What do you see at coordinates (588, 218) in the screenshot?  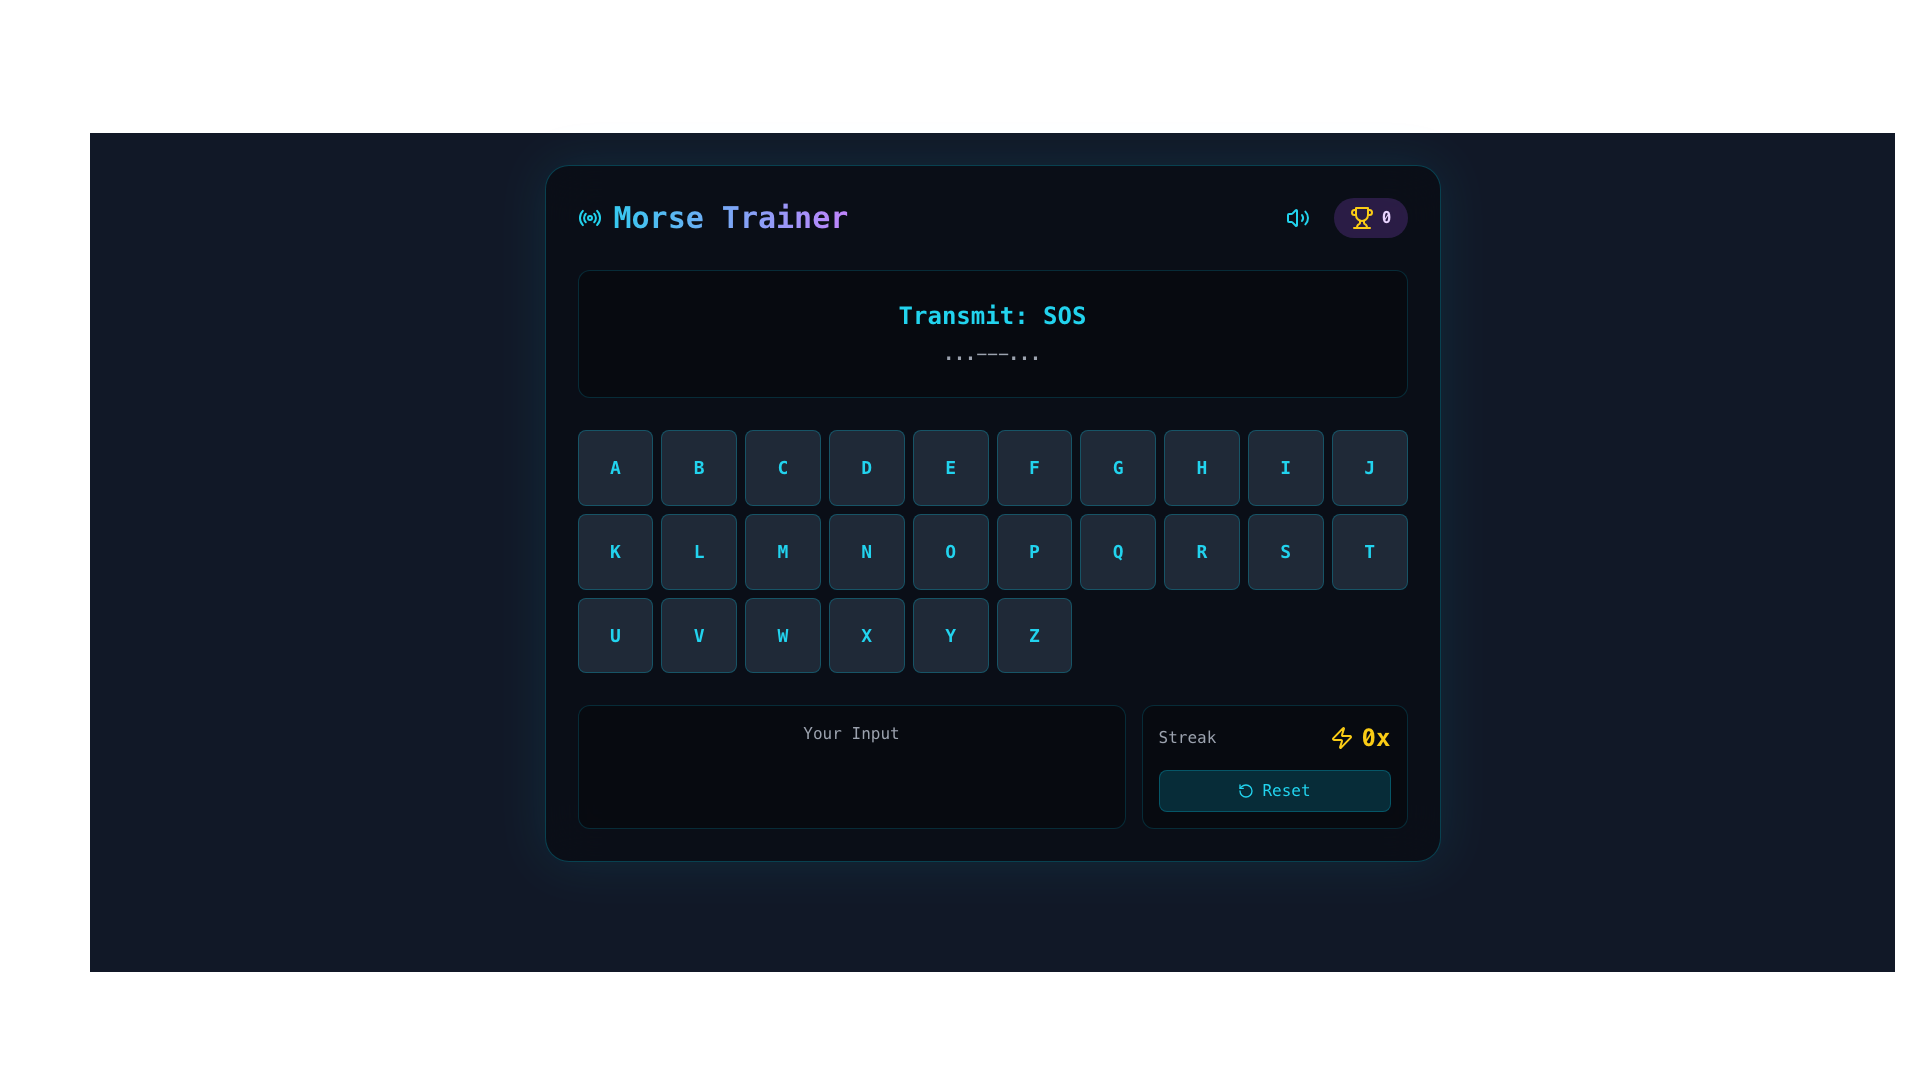 I see `the icon depicting radio waves or signal beams, which is located to the immediate left of the text label 'Morse Trainer'` at bounding box center [588, 218].